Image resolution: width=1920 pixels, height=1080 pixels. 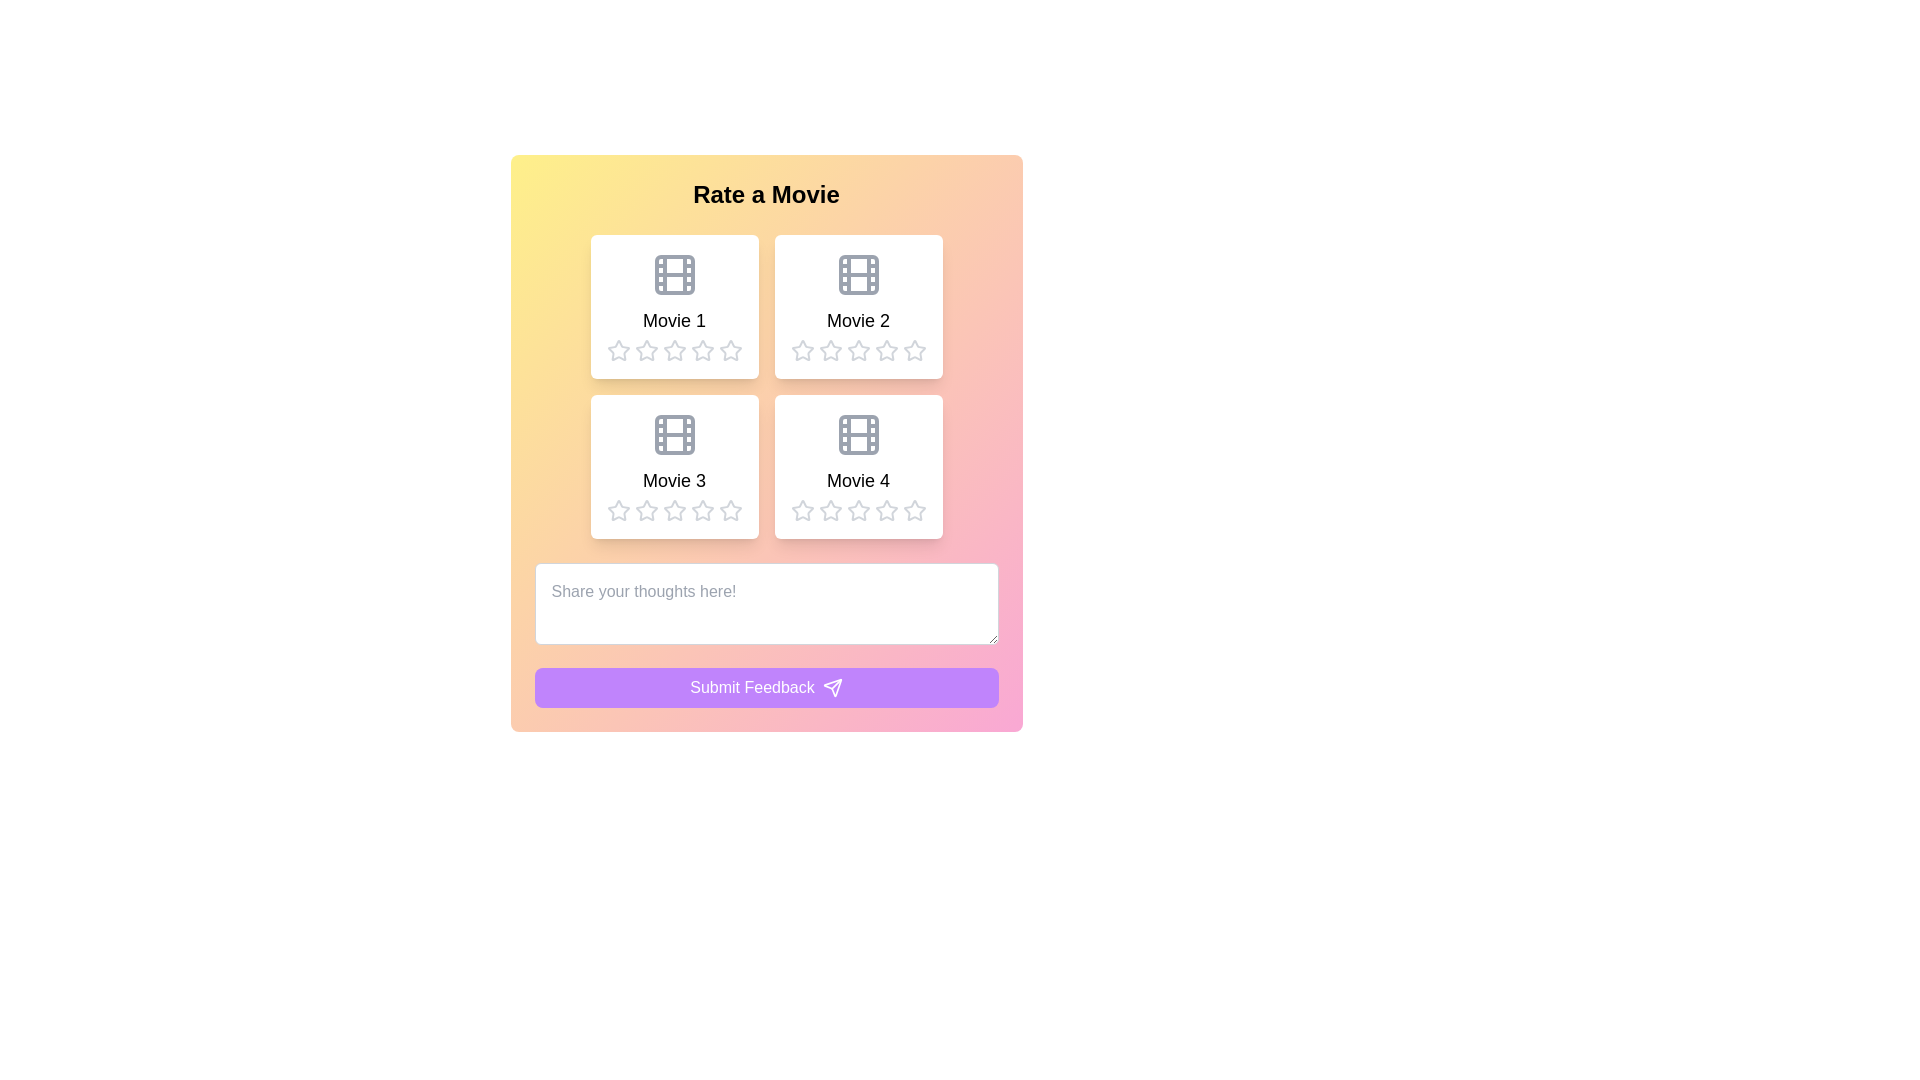 I want to click on the first rating star below the 'Movie 1' label in the upper-left card of the grid layout to rate it, so click(x=646, y=349).